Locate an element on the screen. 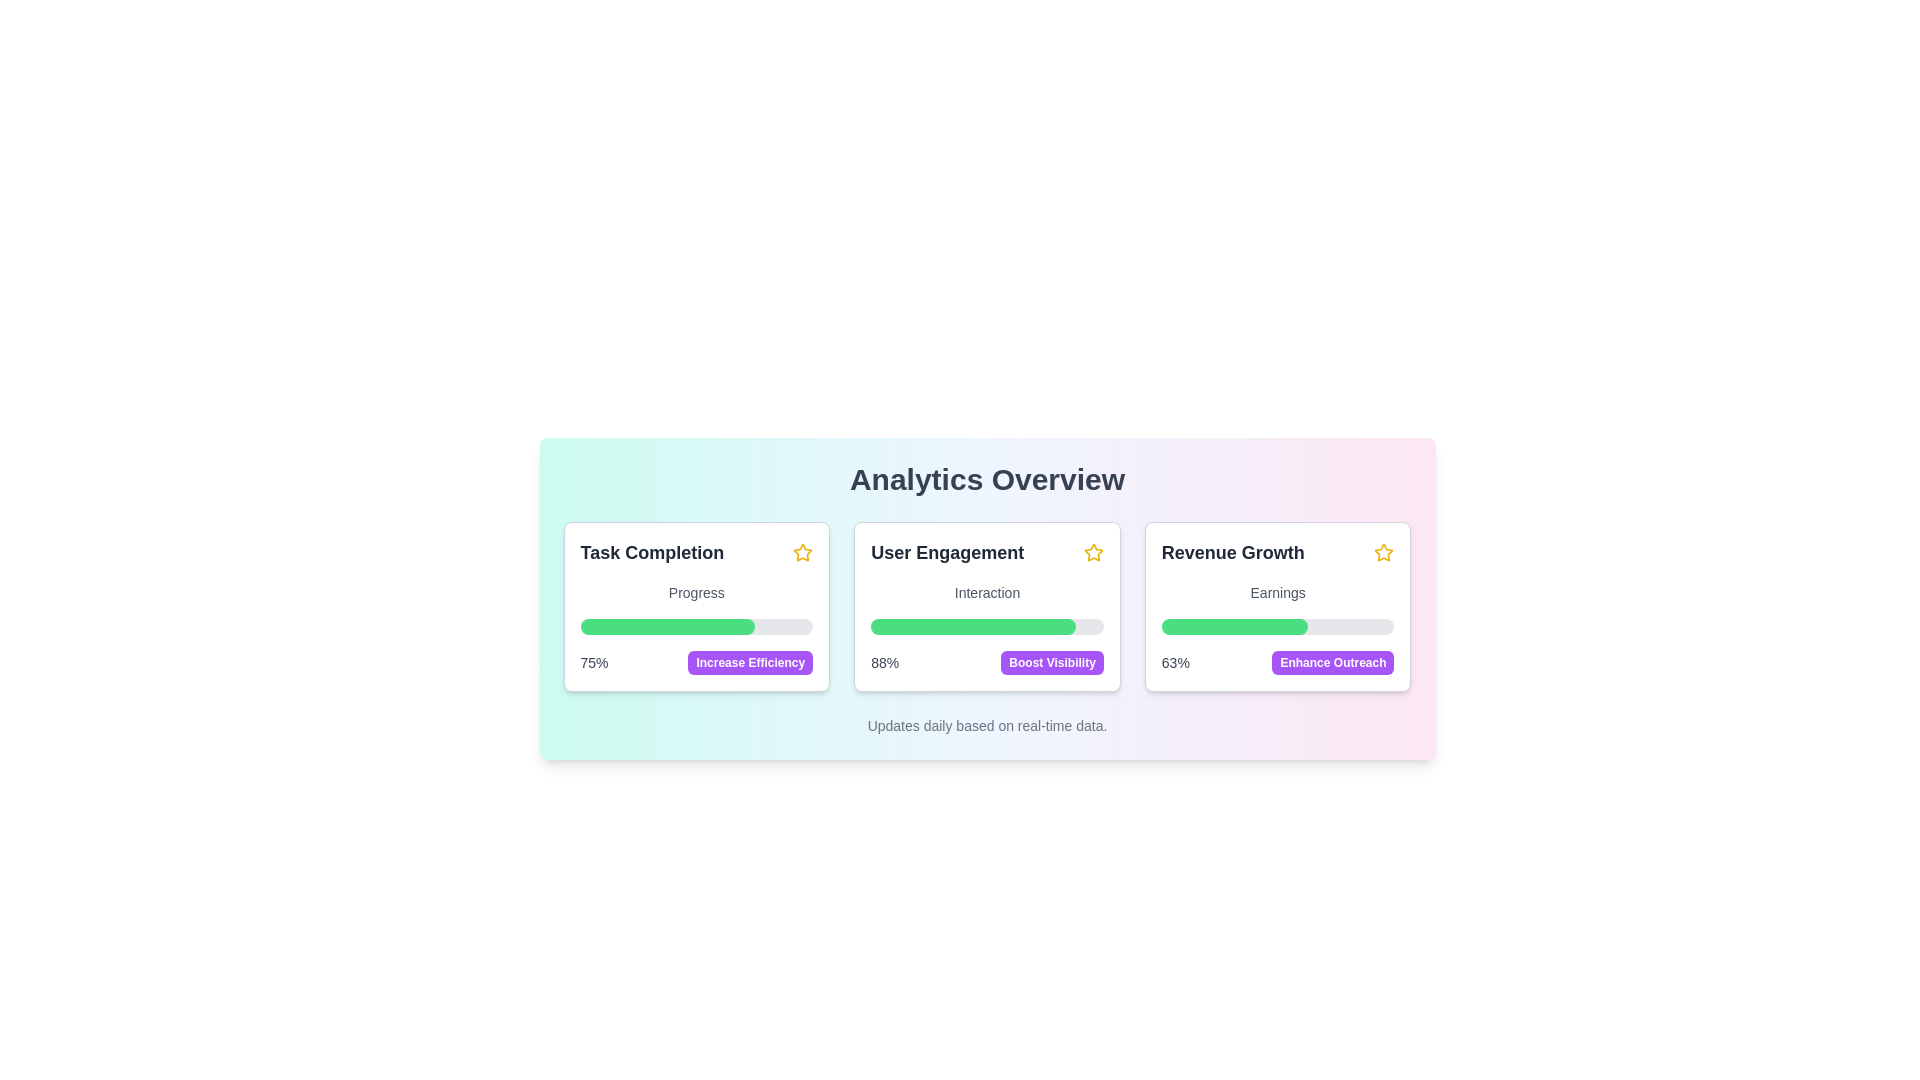 This screenshot has height=1080, width=1920. the 'Increase Efficiency' button located at the bottom of the 'Task Completion' card in the Analytics Overview section, which is part of a combination component displaying '75%' is located at coordinates (696, 663).